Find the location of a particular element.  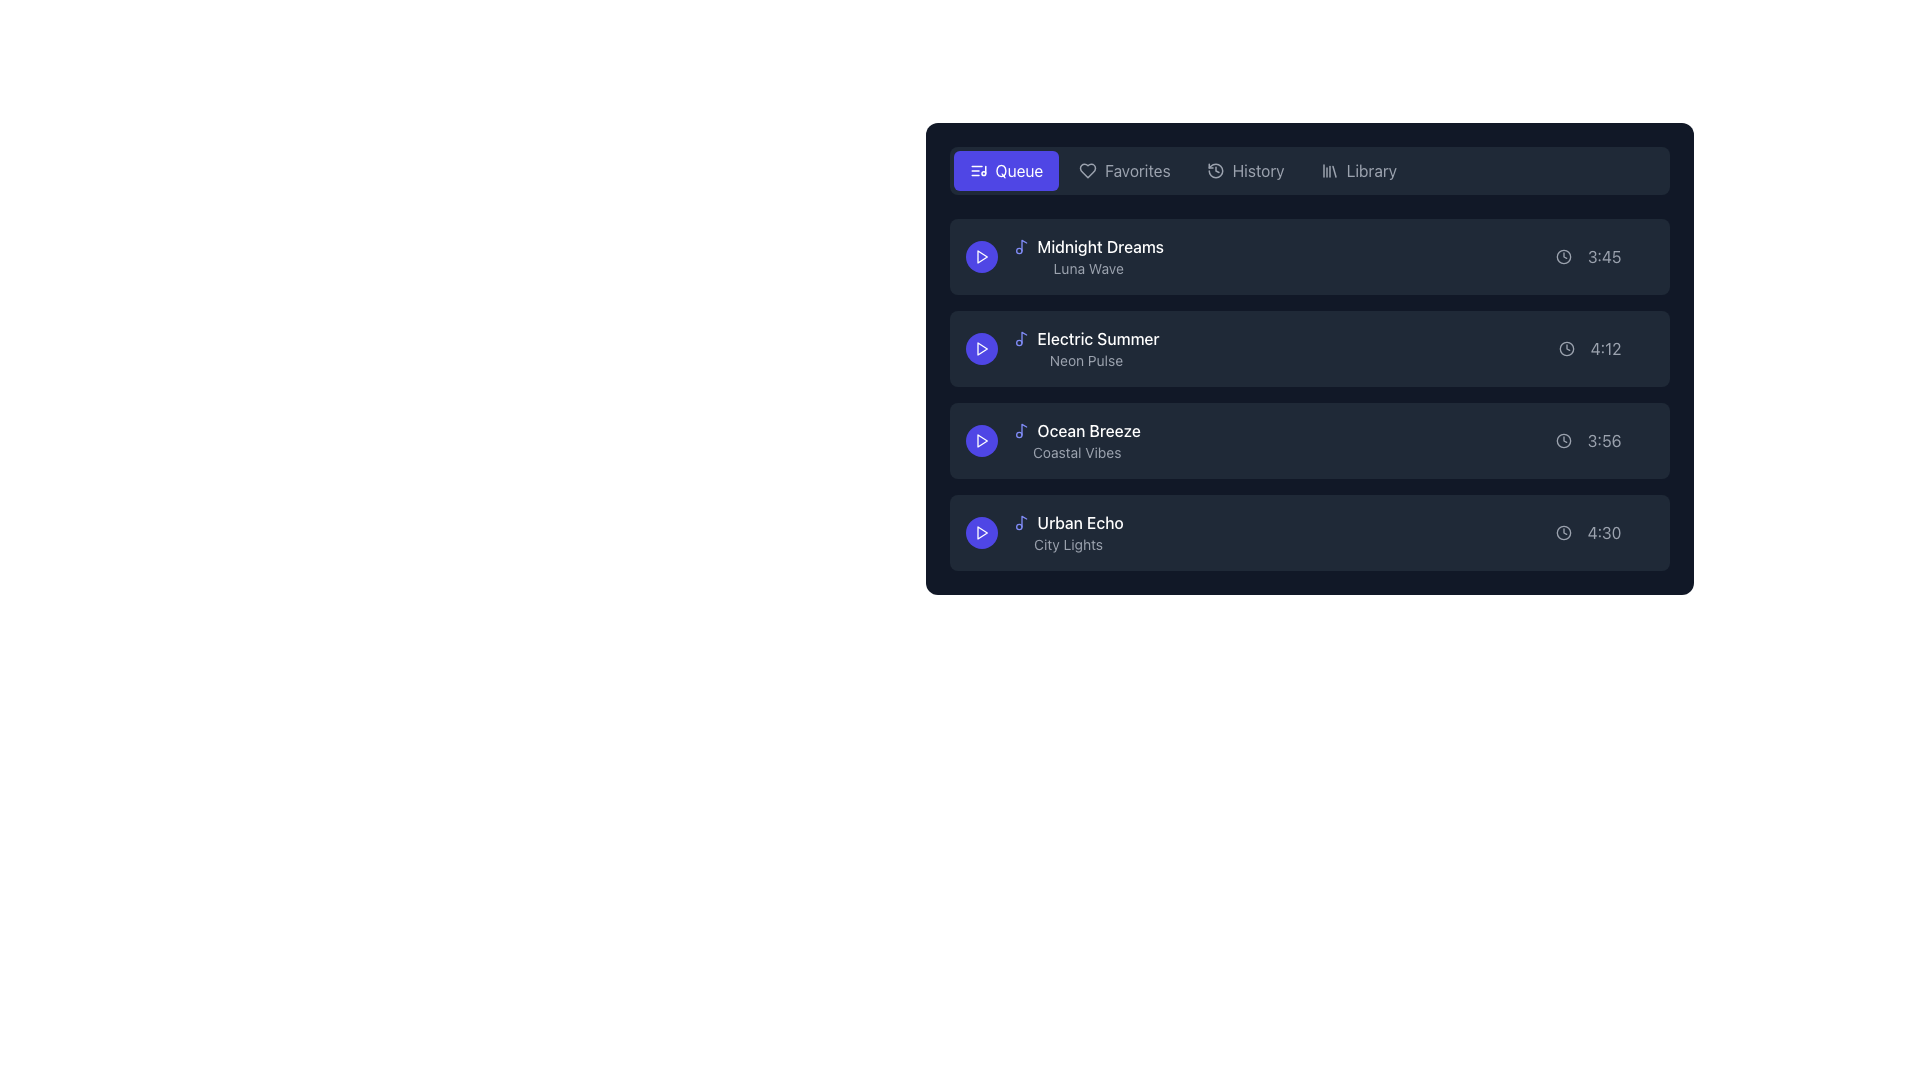

the play button icon is located at coordinates (981, 256).